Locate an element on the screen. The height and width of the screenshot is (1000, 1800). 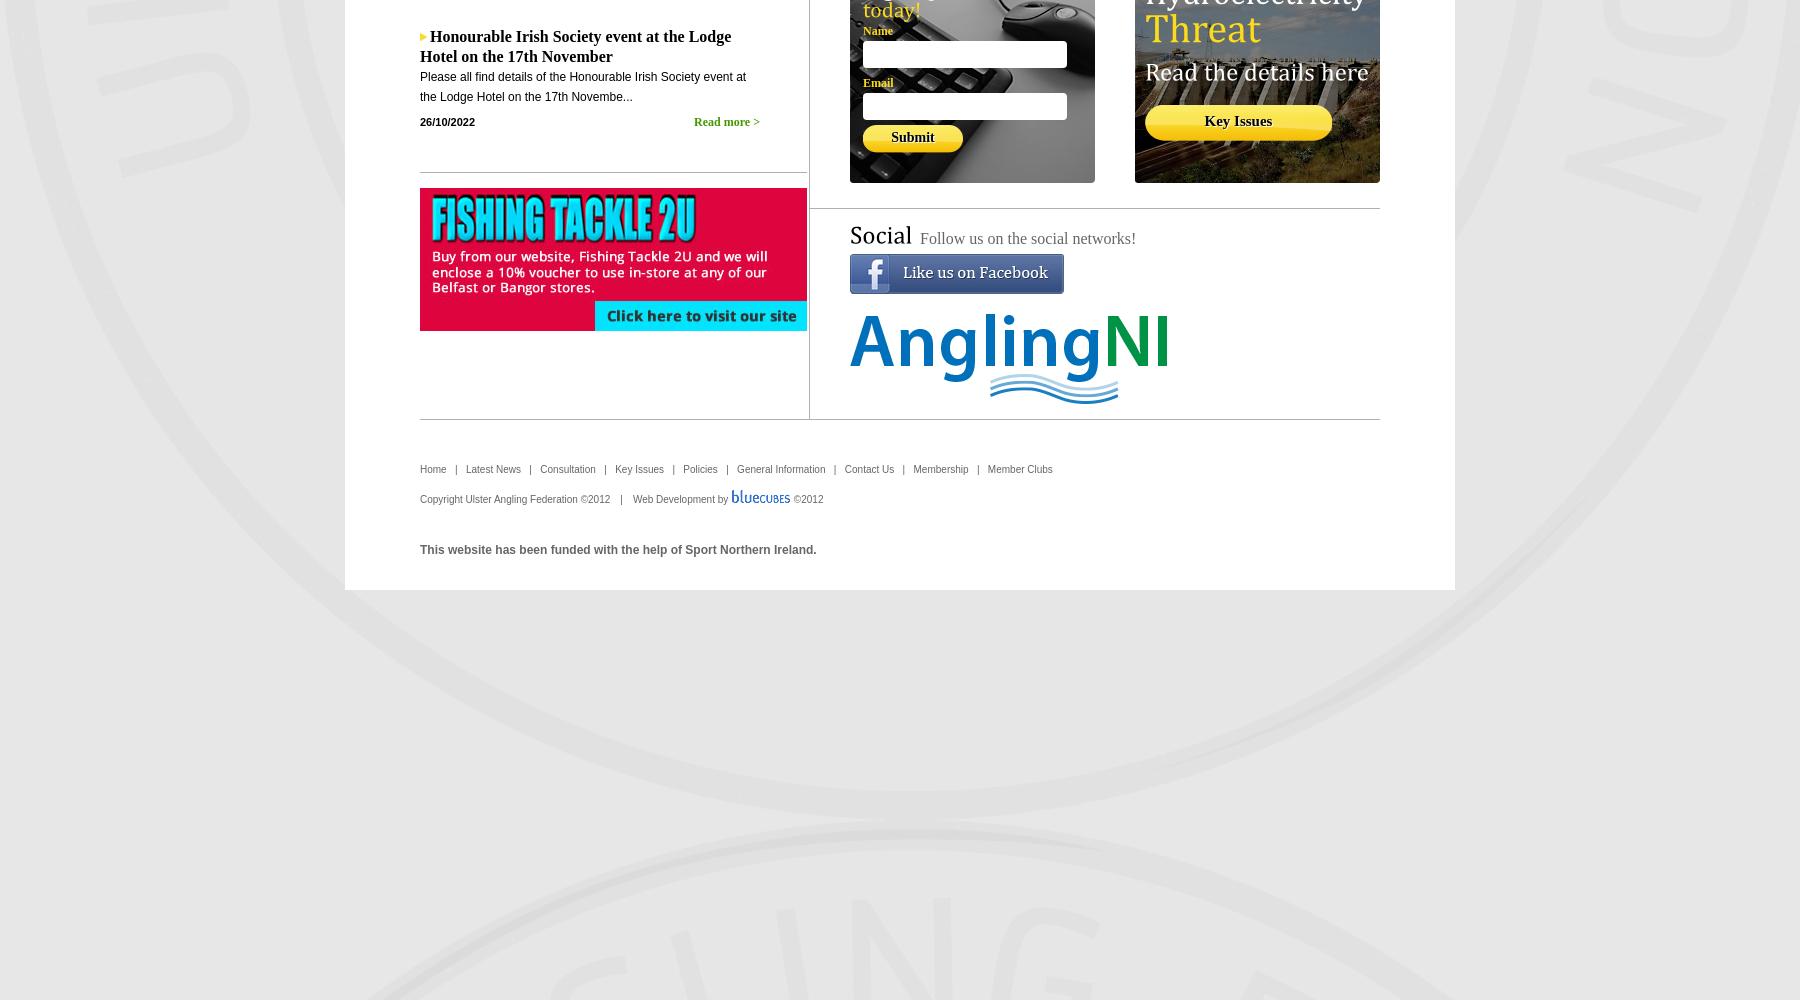
'Policies' is located at coordinates (699, 468).